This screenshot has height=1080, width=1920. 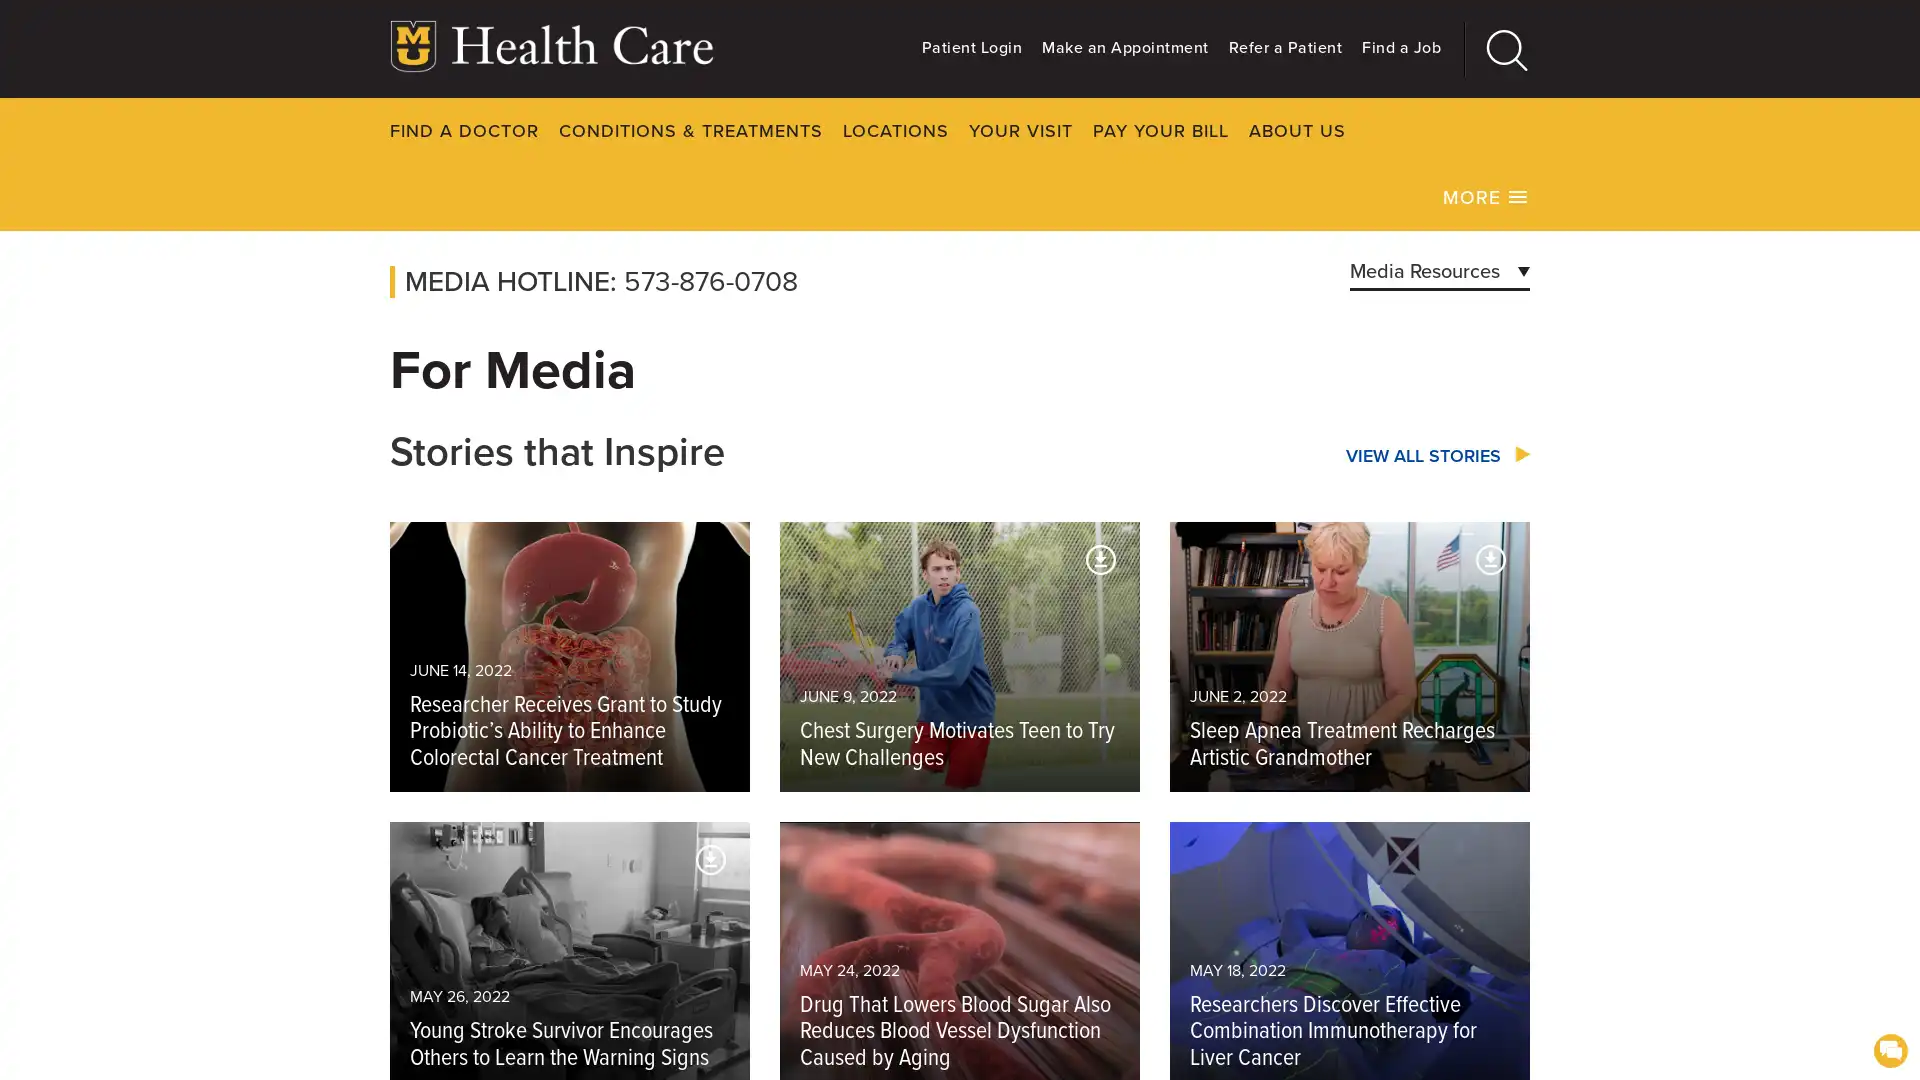 I want to click on MORE, so click(x=1486, y=196).